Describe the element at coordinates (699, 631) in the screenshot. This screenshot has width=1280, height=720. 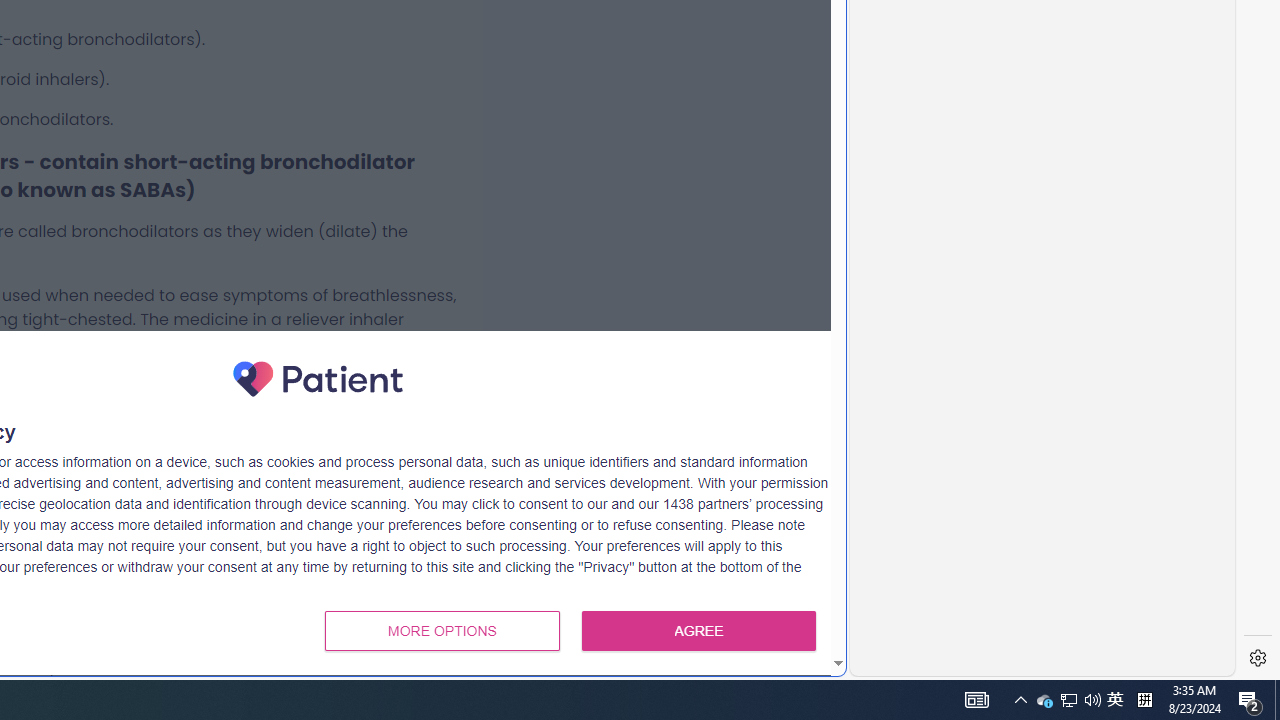
I see `'AGREE'` at that location.